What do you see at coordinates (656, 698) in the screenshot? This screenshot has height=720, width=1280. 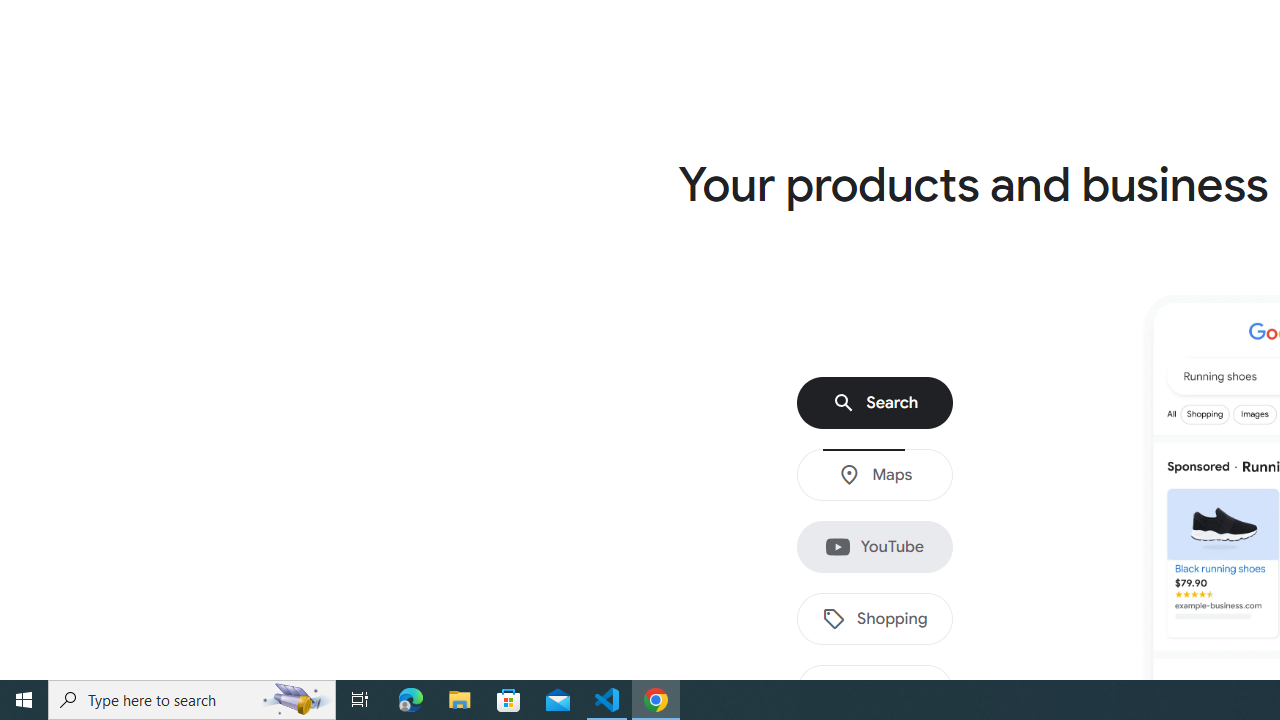 I see `'Google Chrome - 1 running window'` at bounding box center [656, 698].